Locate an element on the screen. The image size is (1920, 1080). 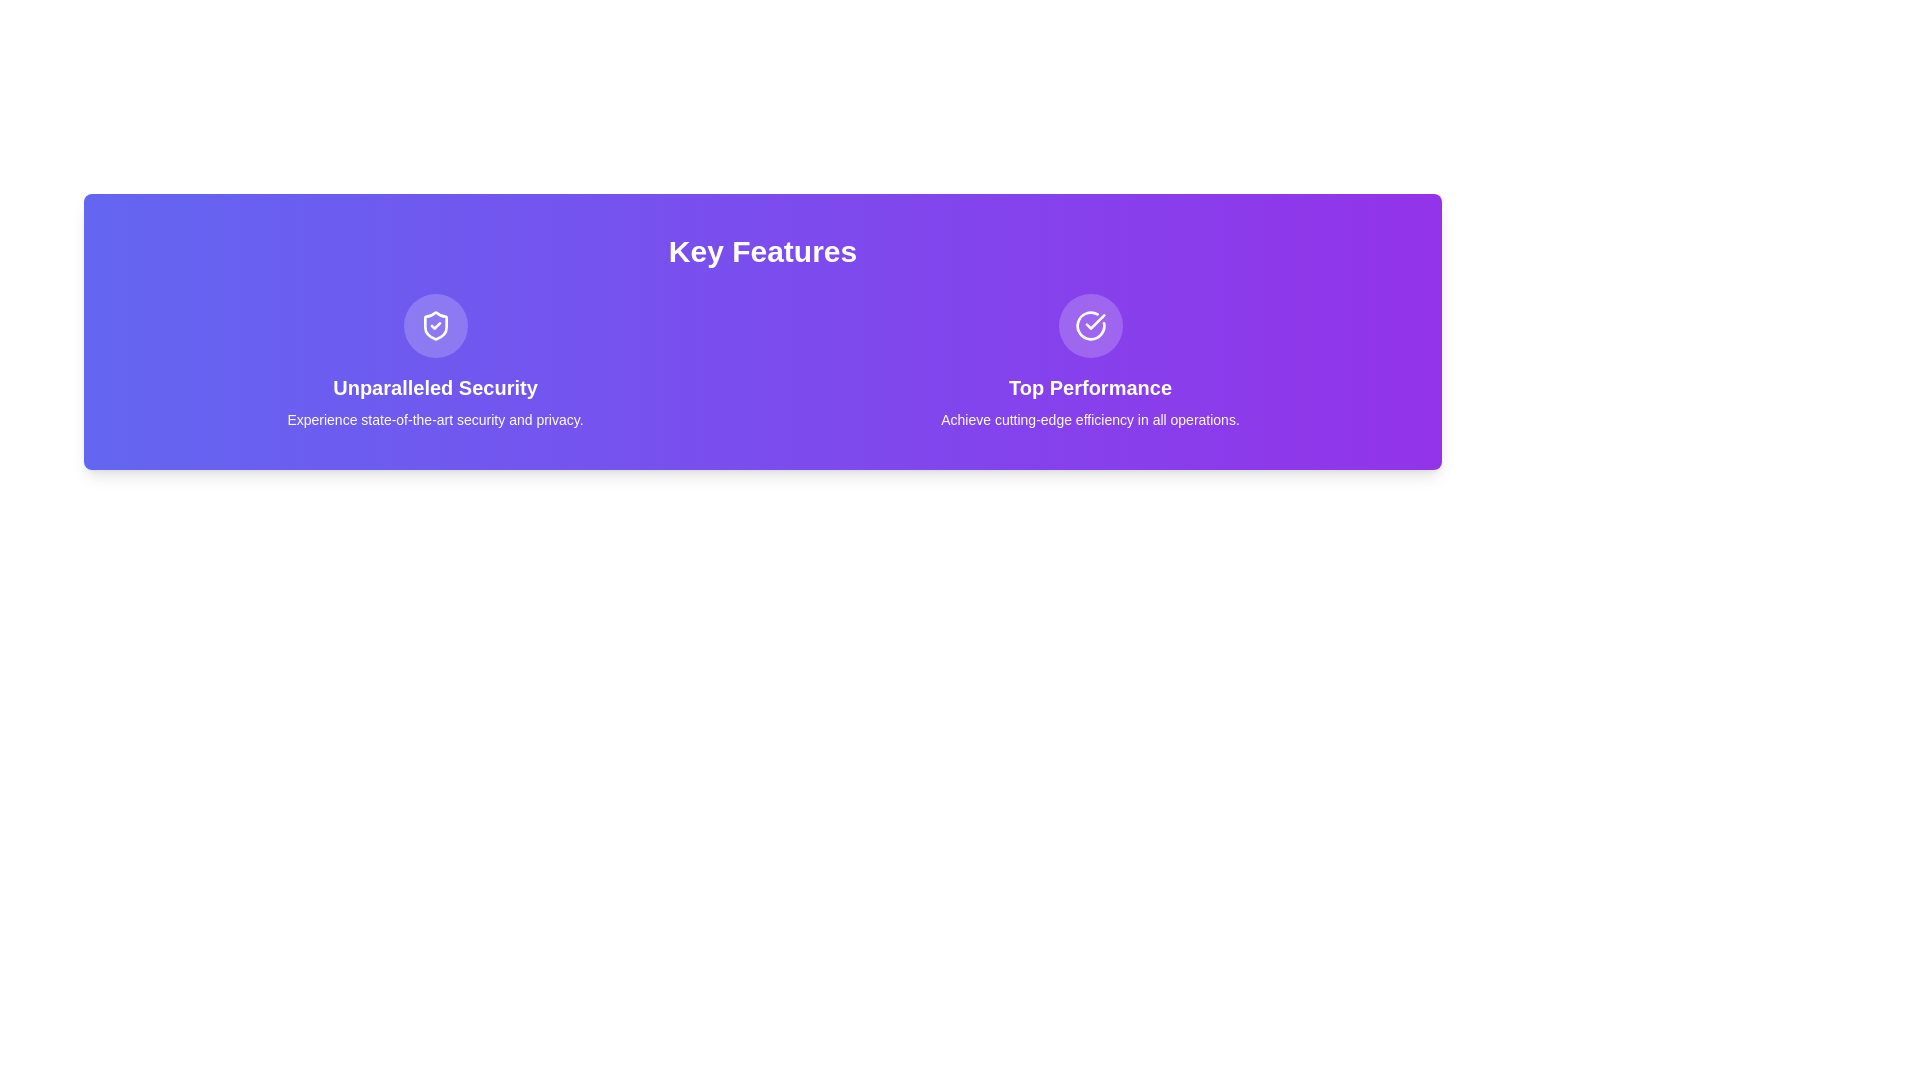
the bold, large-sized text reading 'Top Performance' to trigger a tooltip is located at coordinates (1089, 388).